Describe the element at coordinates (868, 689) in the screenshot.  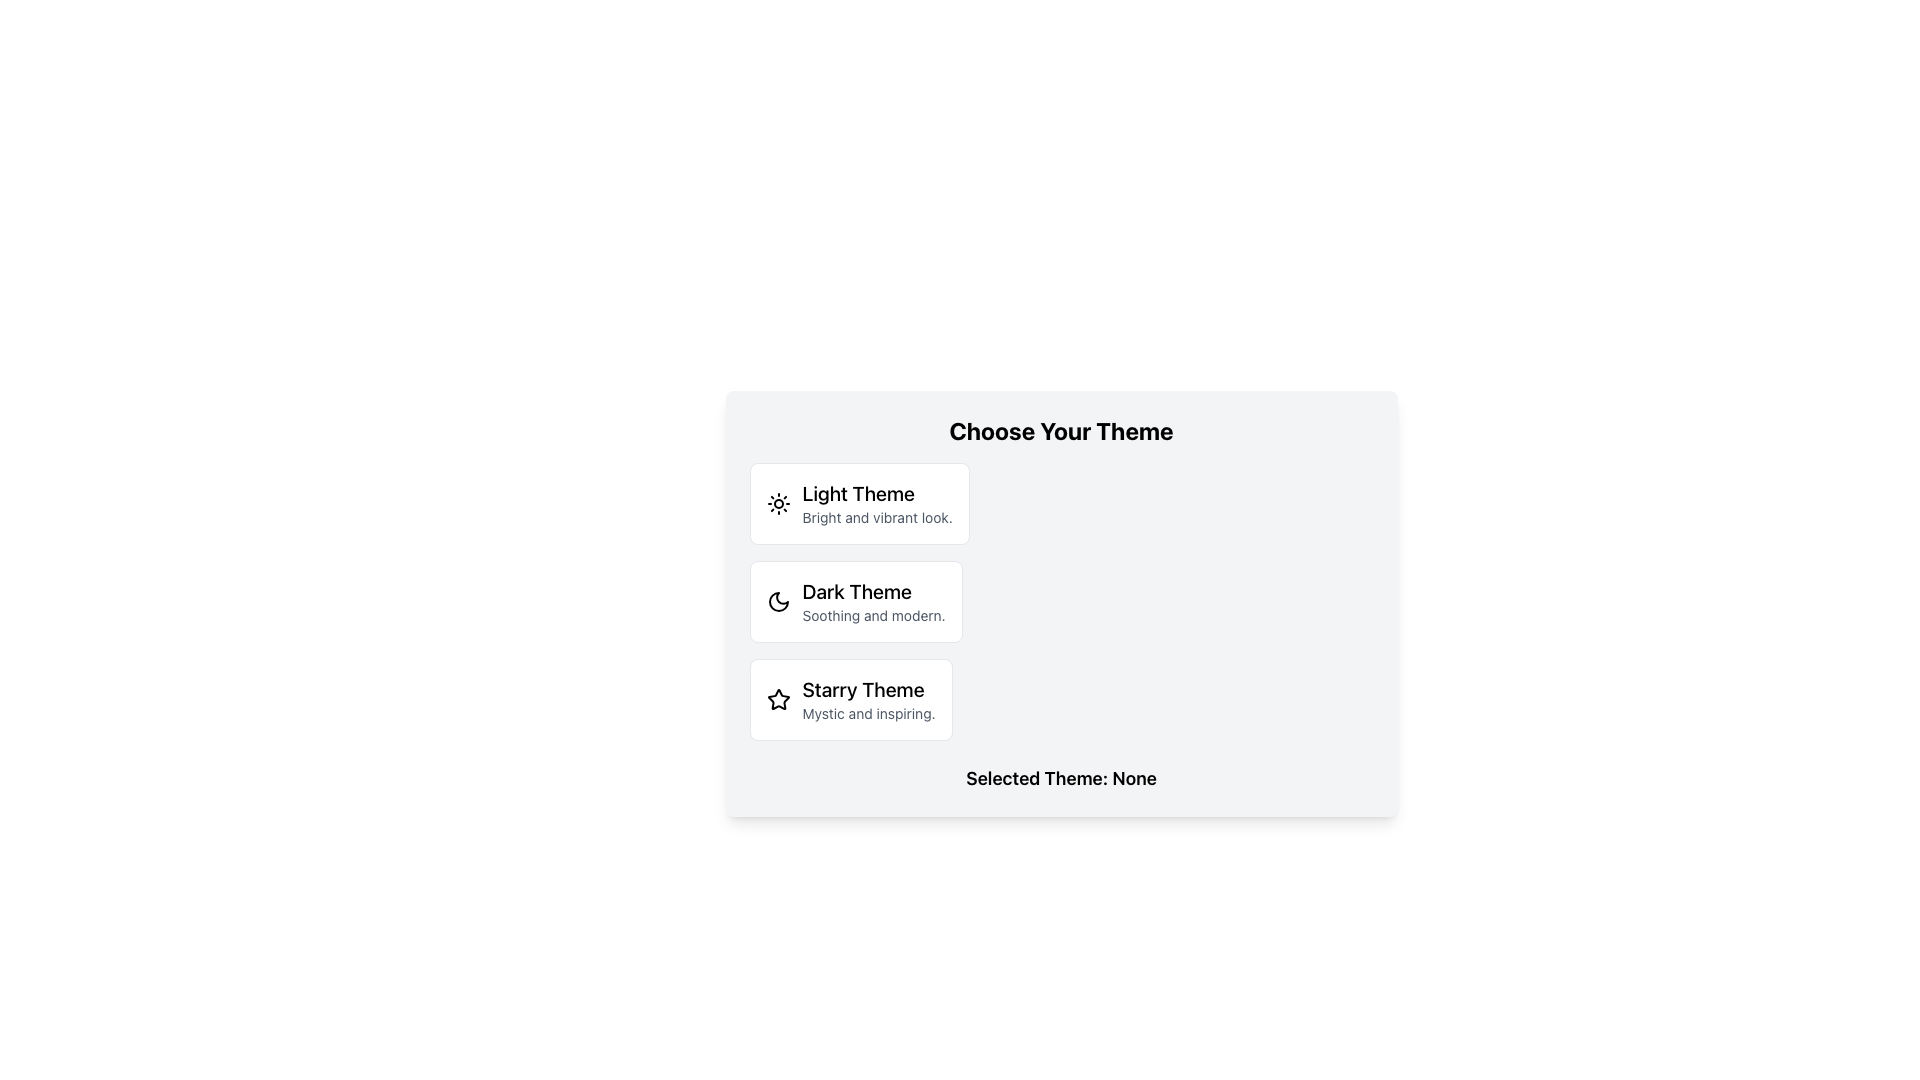
I see `the text label element that serves as the title for the 'Starry Theme' option` at that location.